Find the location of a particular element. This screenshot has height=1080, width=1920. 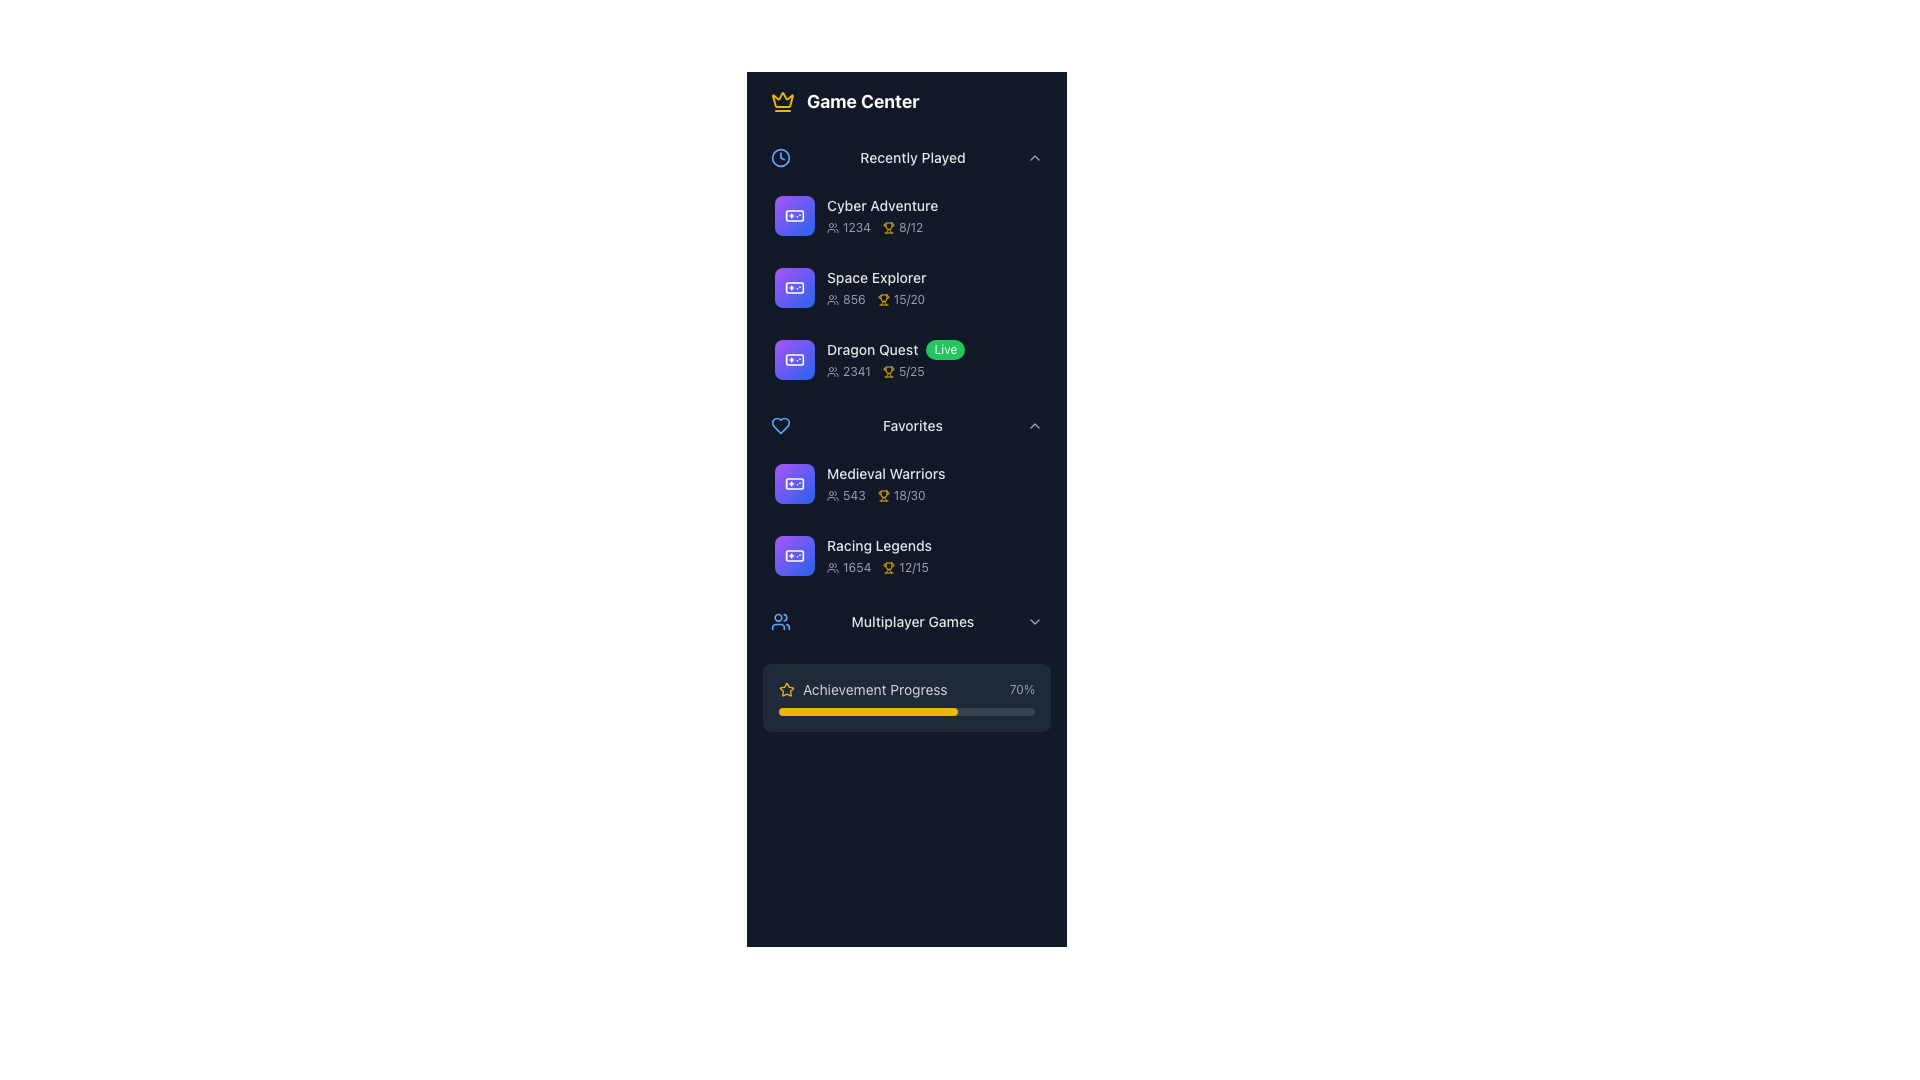

the text label with accompanying icon that represents the player count in the 'Recently Played' section is located at coordinates (849, 371).